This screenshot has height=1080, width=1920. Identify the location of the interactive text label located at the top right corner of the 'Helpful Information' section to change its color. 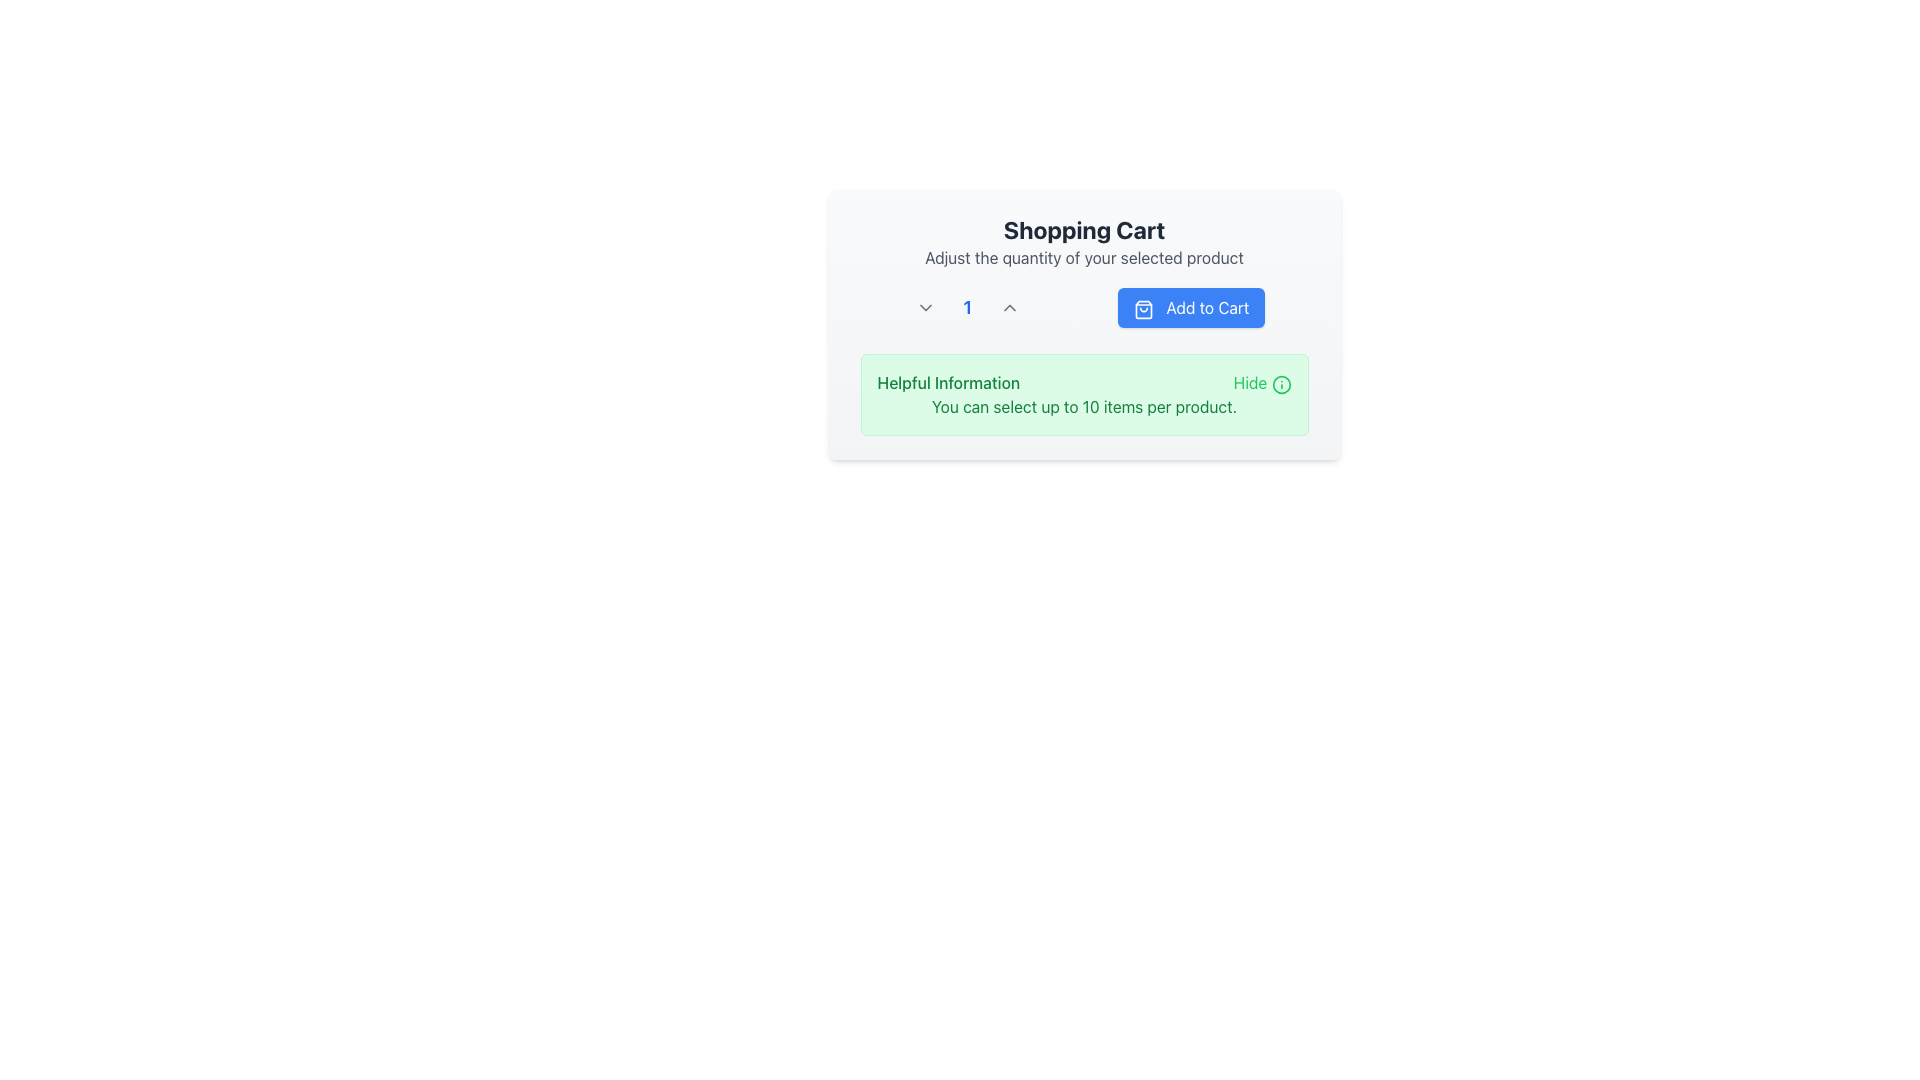
(1261, 382).